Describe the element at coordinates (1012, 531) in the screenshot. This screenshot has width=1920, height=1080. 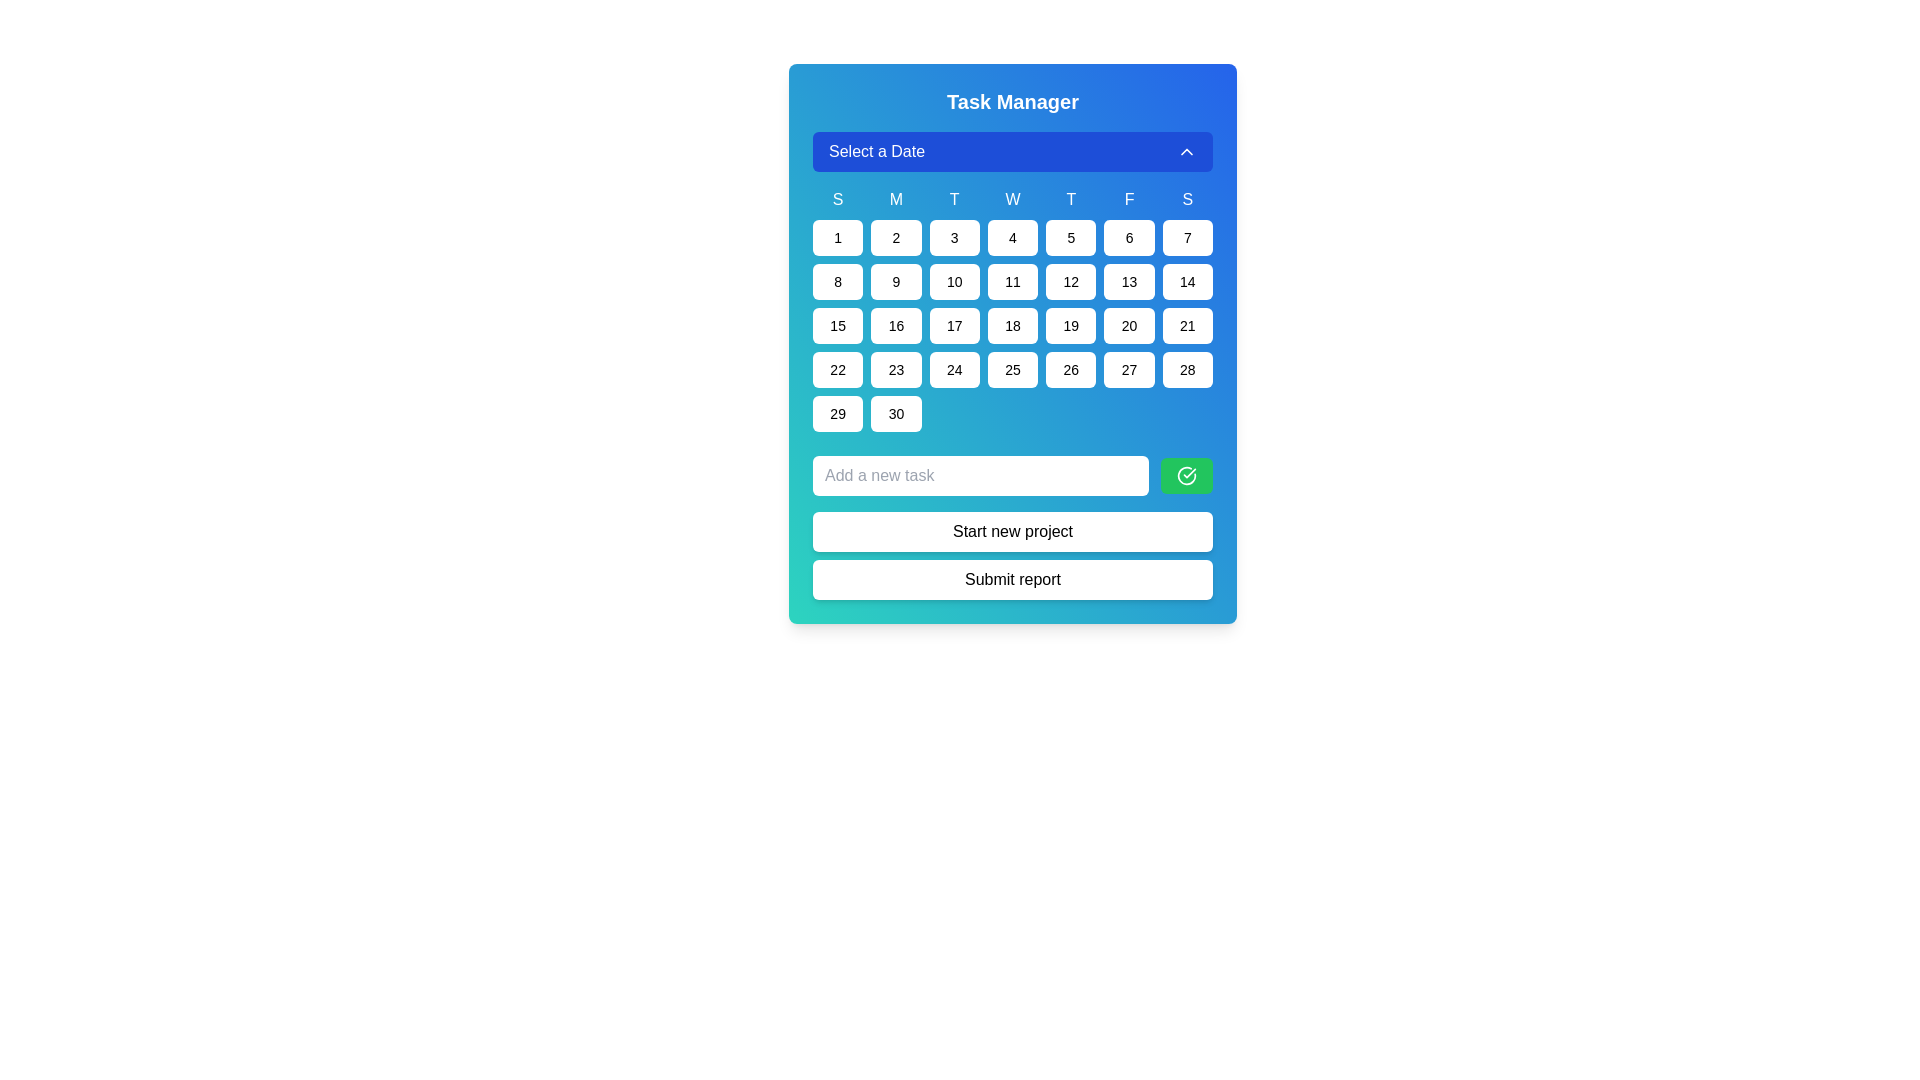
I see `the 'Start new project' button, which is a rectangular button with rounded corners, white background, and black text, located at the bottom of the 'Task Manager' interface` at that location.